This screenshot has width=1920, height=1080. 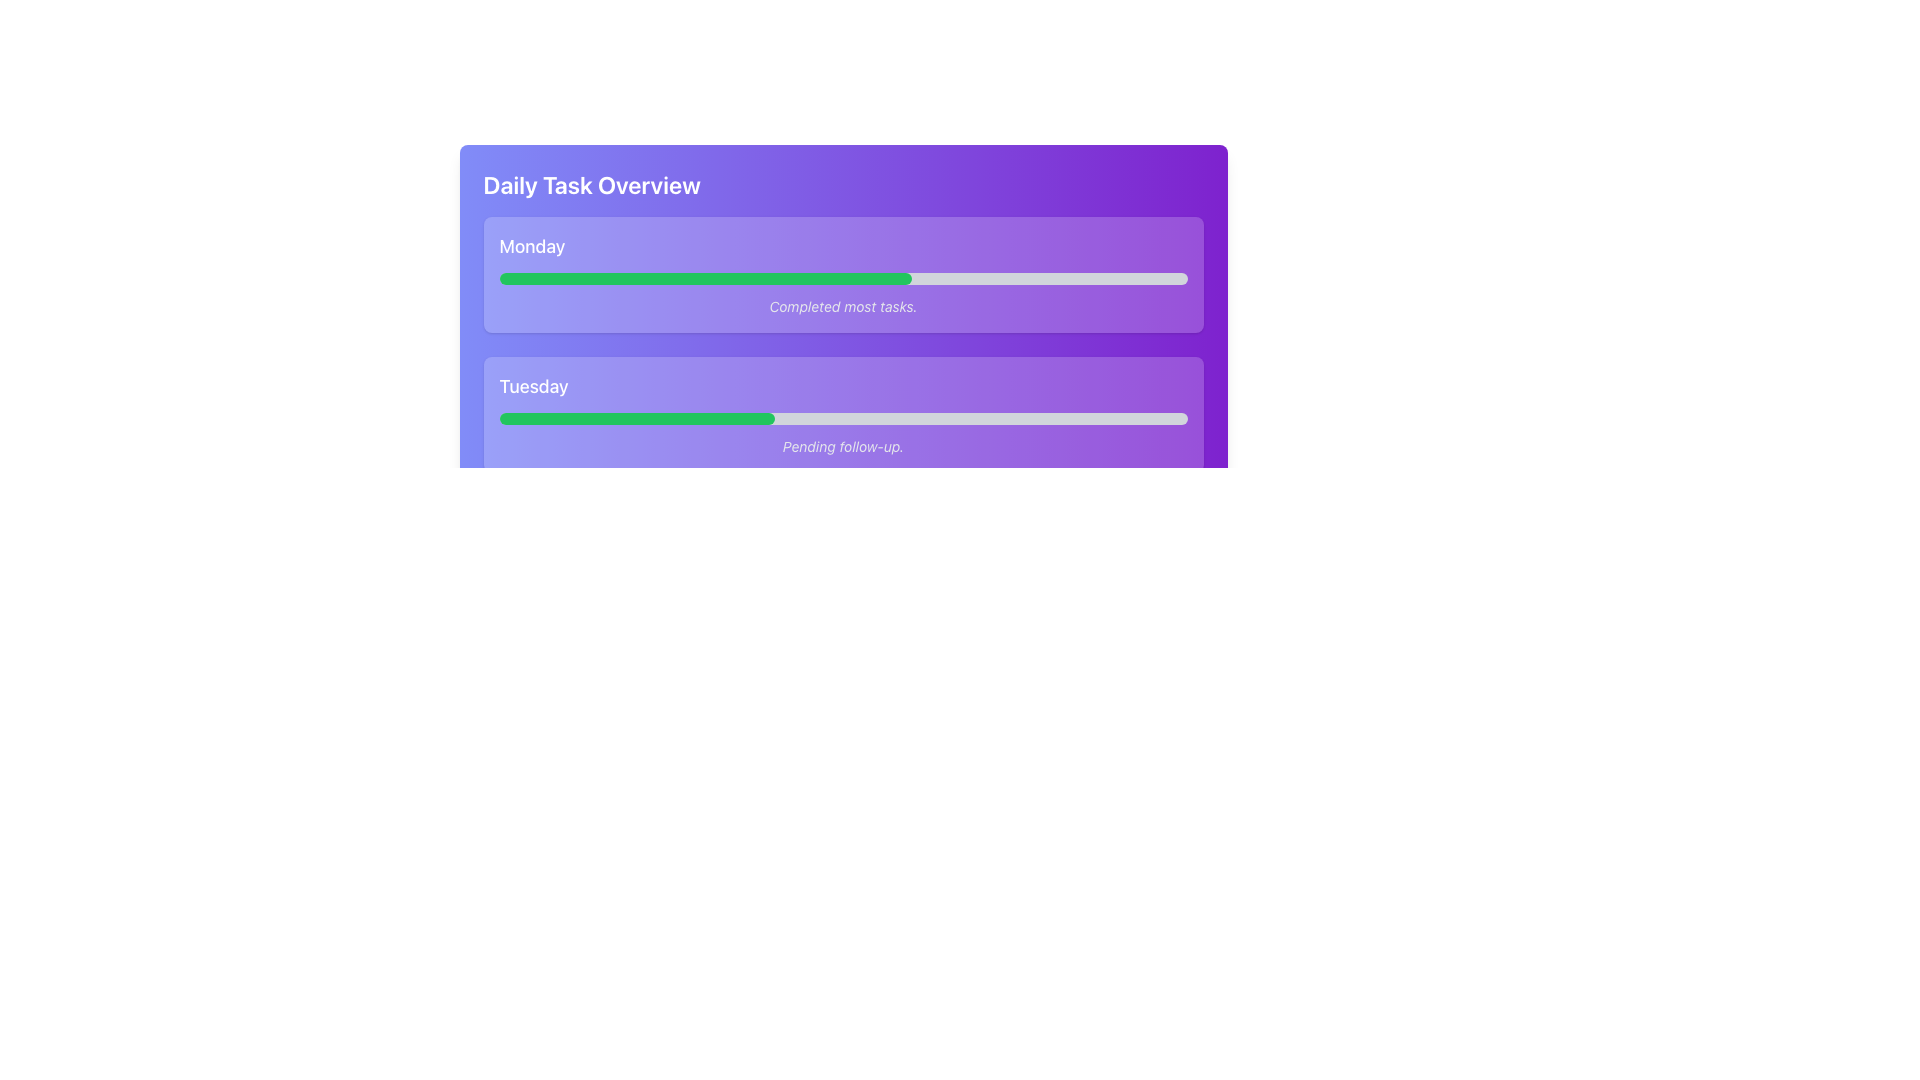 What do you see at coordinates (843, 278) in the screenshot?
I see `the progress bar indicating the completion status of tasks for Monday, located below the text 'Monday' and above 'Completed most tasks.'` at bounding box center [843, 278].